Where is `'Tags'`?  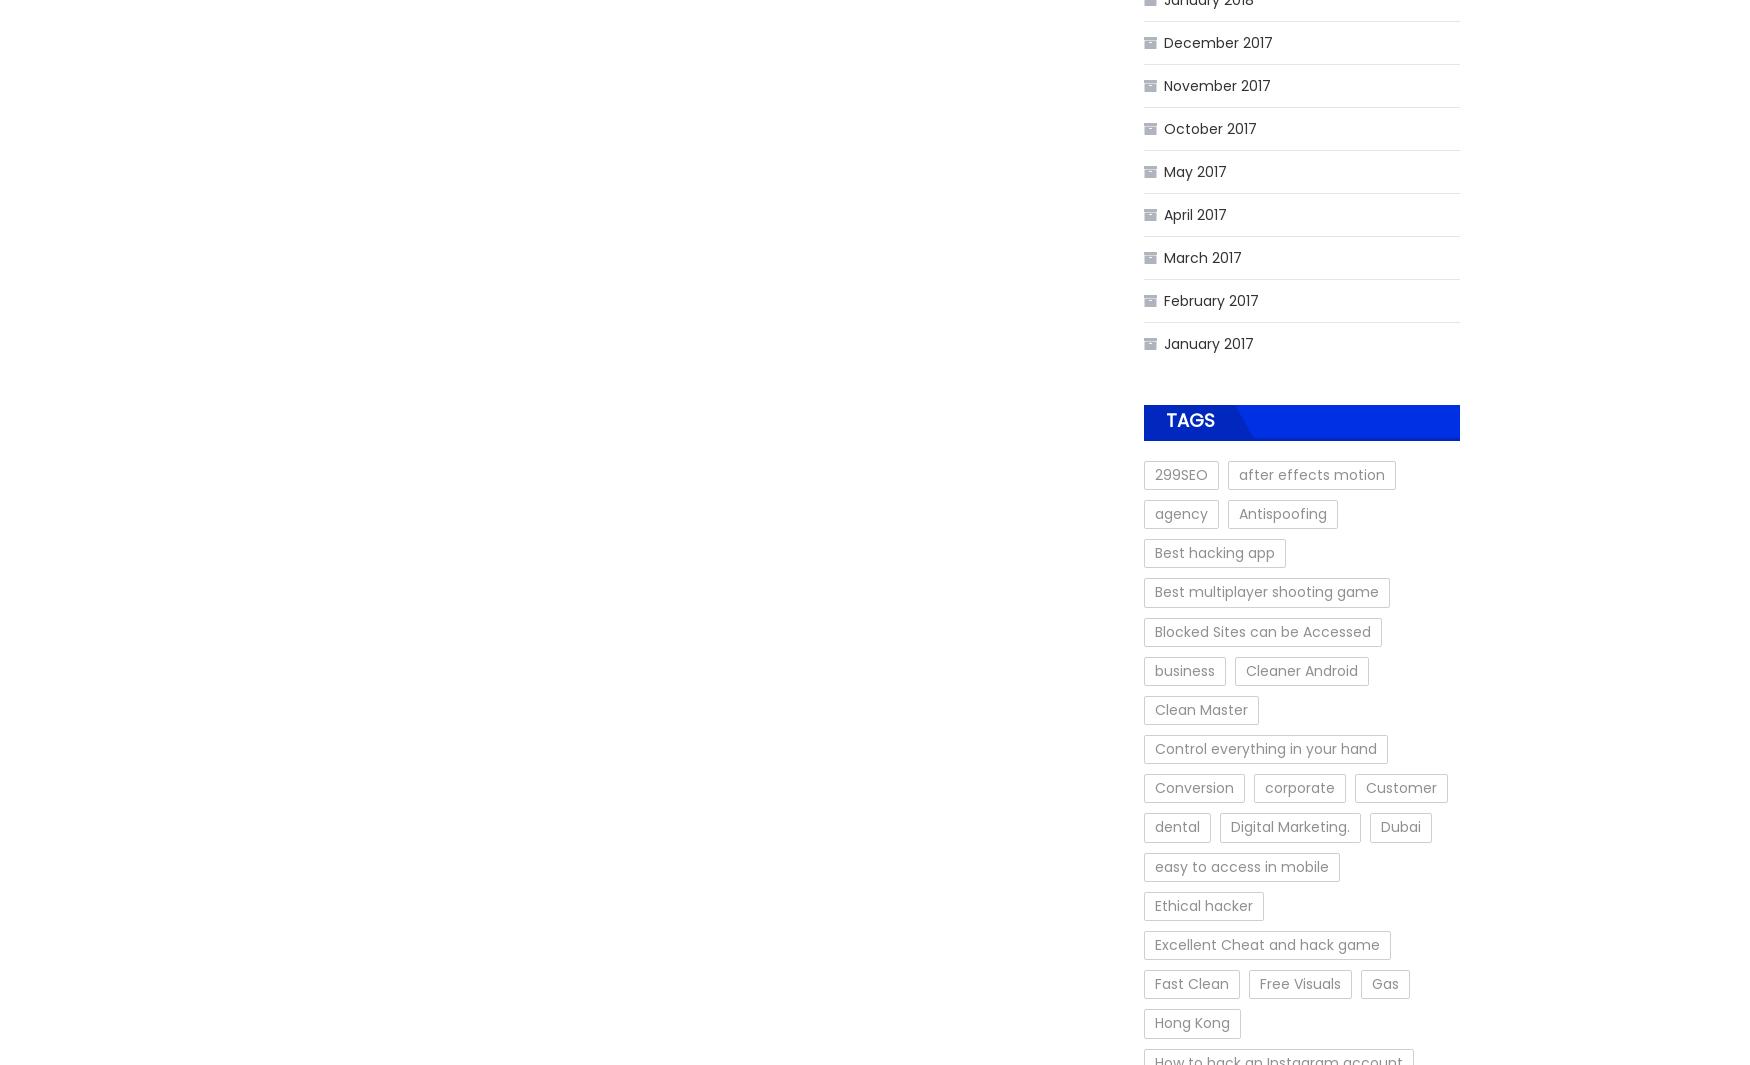 'Tags' is located at coordinates (1190, 419).